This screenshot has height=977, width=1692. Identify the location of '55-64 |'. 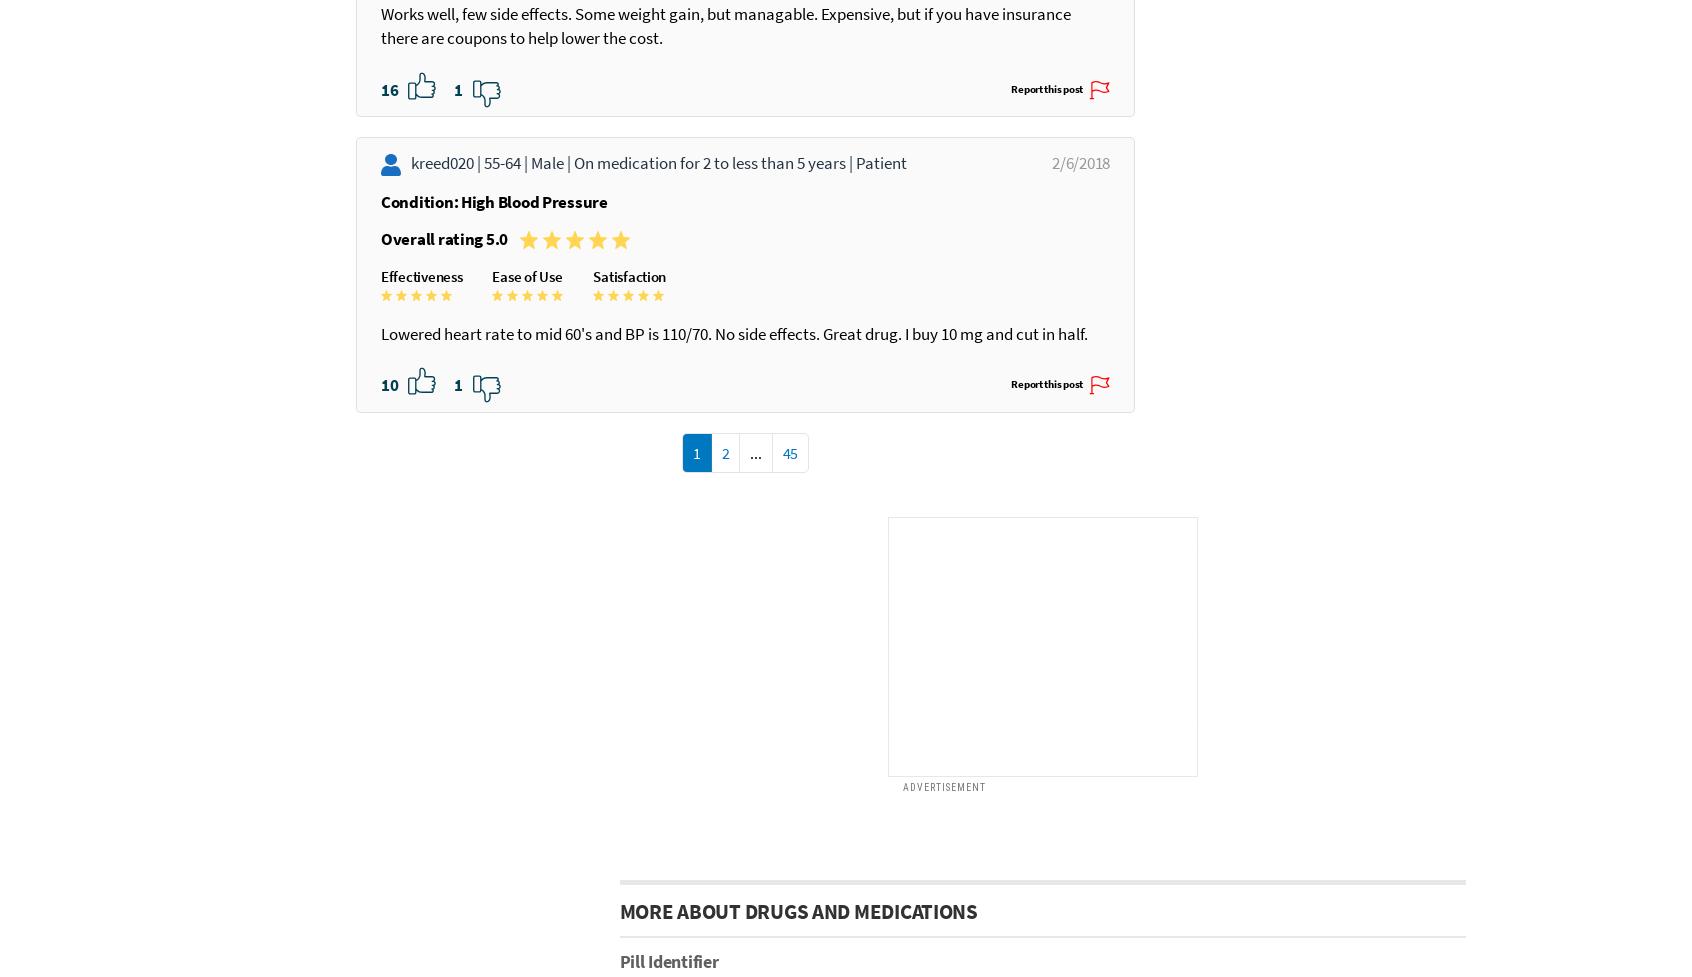
(507, 332).